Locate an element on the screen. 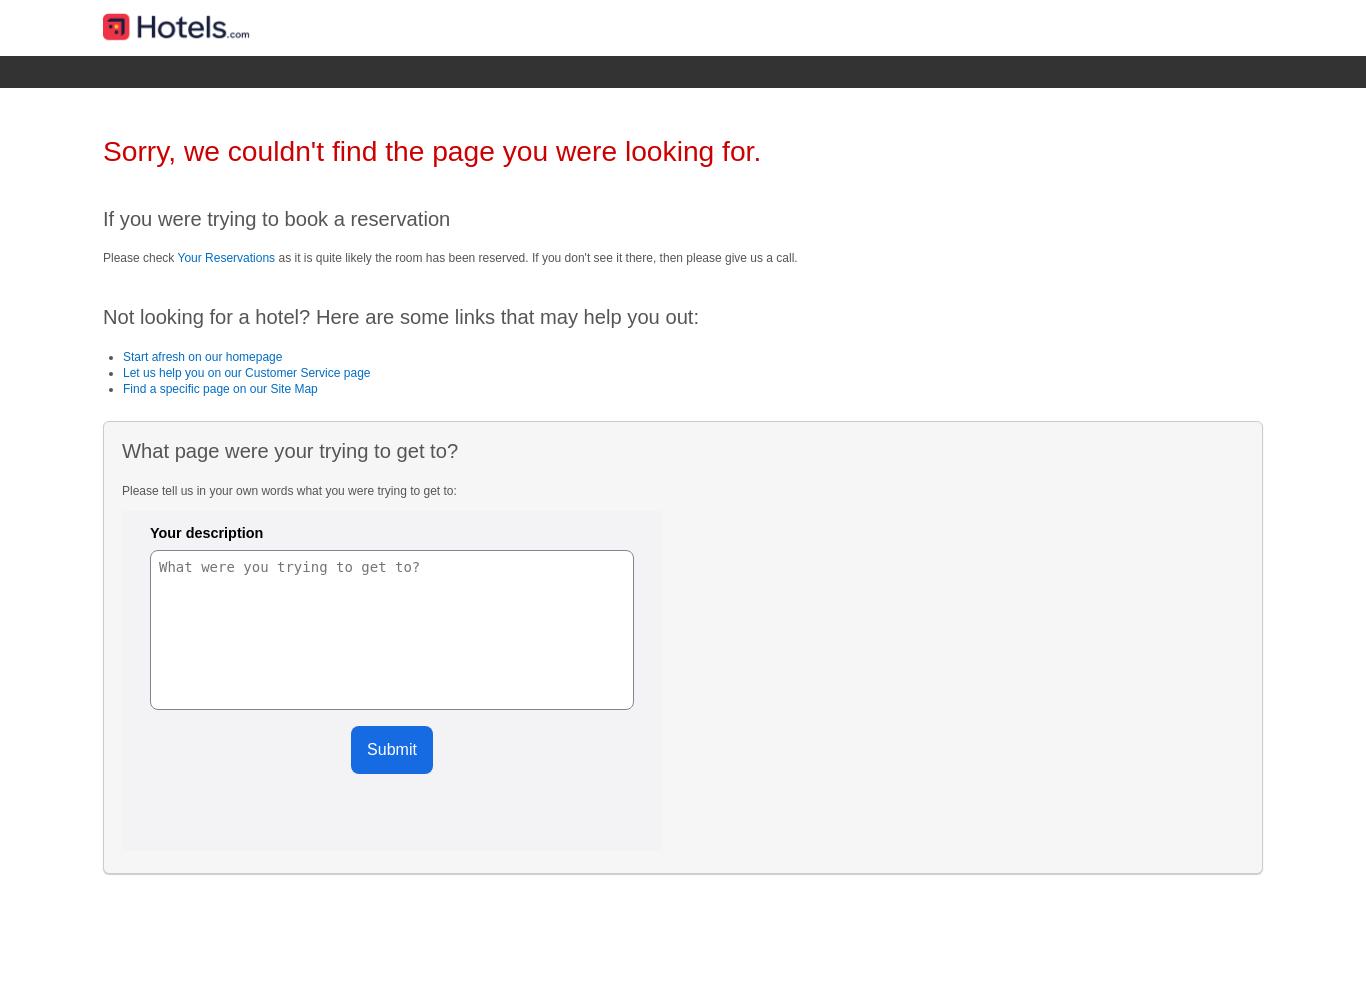  'Find a specific page on our Site Map' is located at coordinates (219, 389).